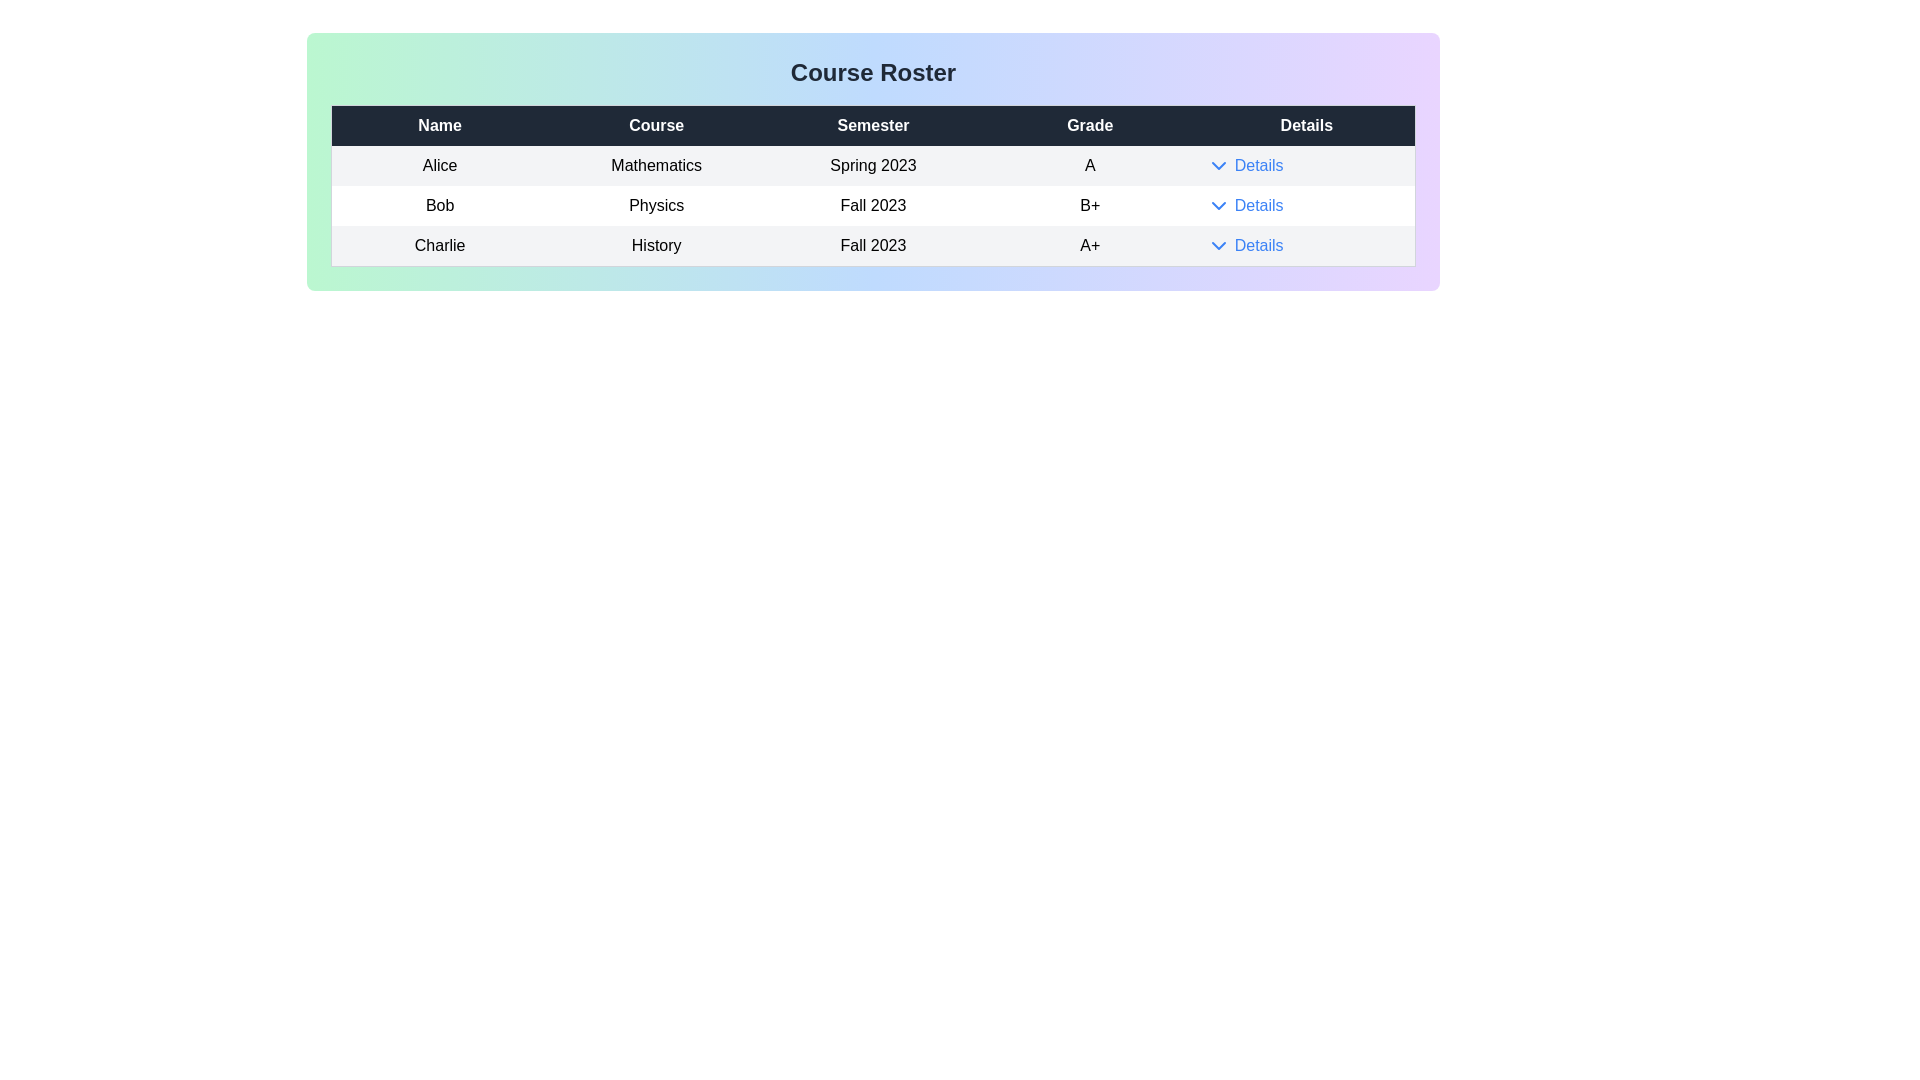  I want to click on the second row in the table that groups data for 'Bob' in the 'Physics' course for the semester 'Fall 2023' with a grade of 'B+', so click(873, 205).